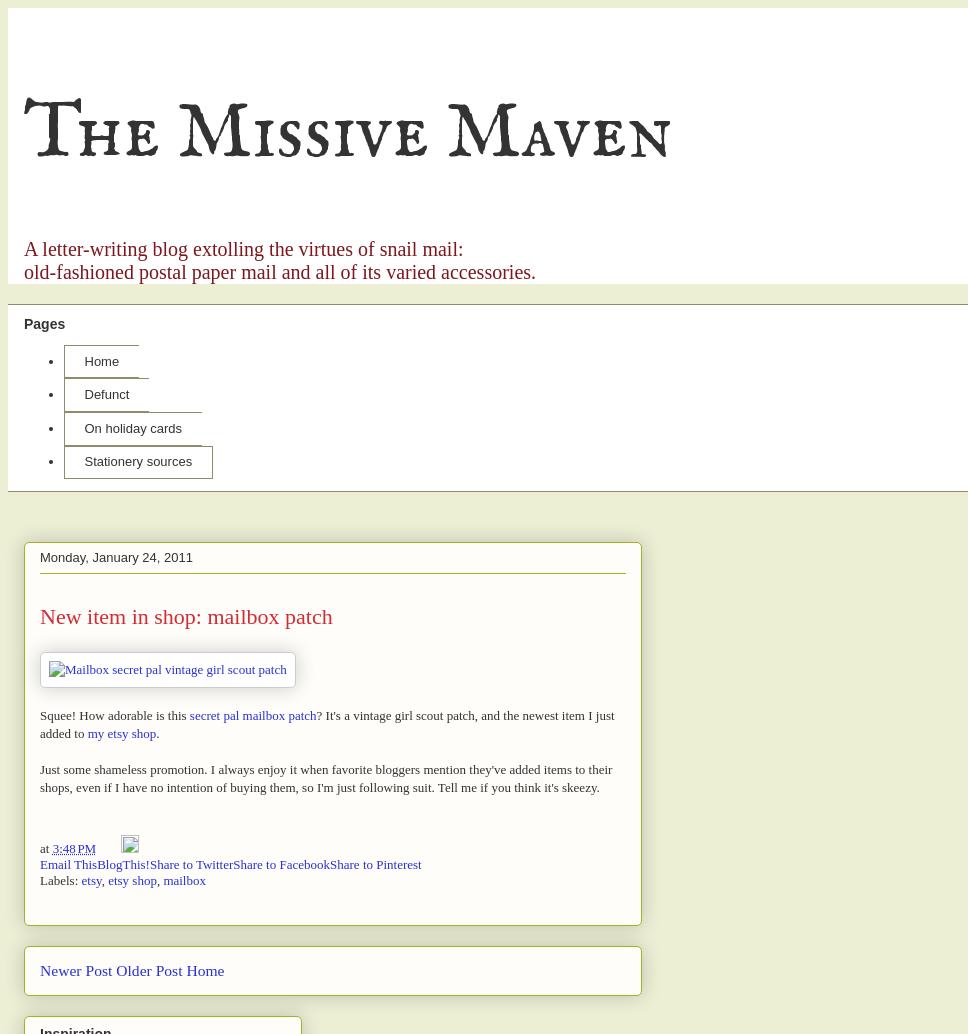 The width and height of the screenshot is (968, 1034). Describe the element at coordinates (106, 393) in the screenshot. I see `'Defunct'` at that location.